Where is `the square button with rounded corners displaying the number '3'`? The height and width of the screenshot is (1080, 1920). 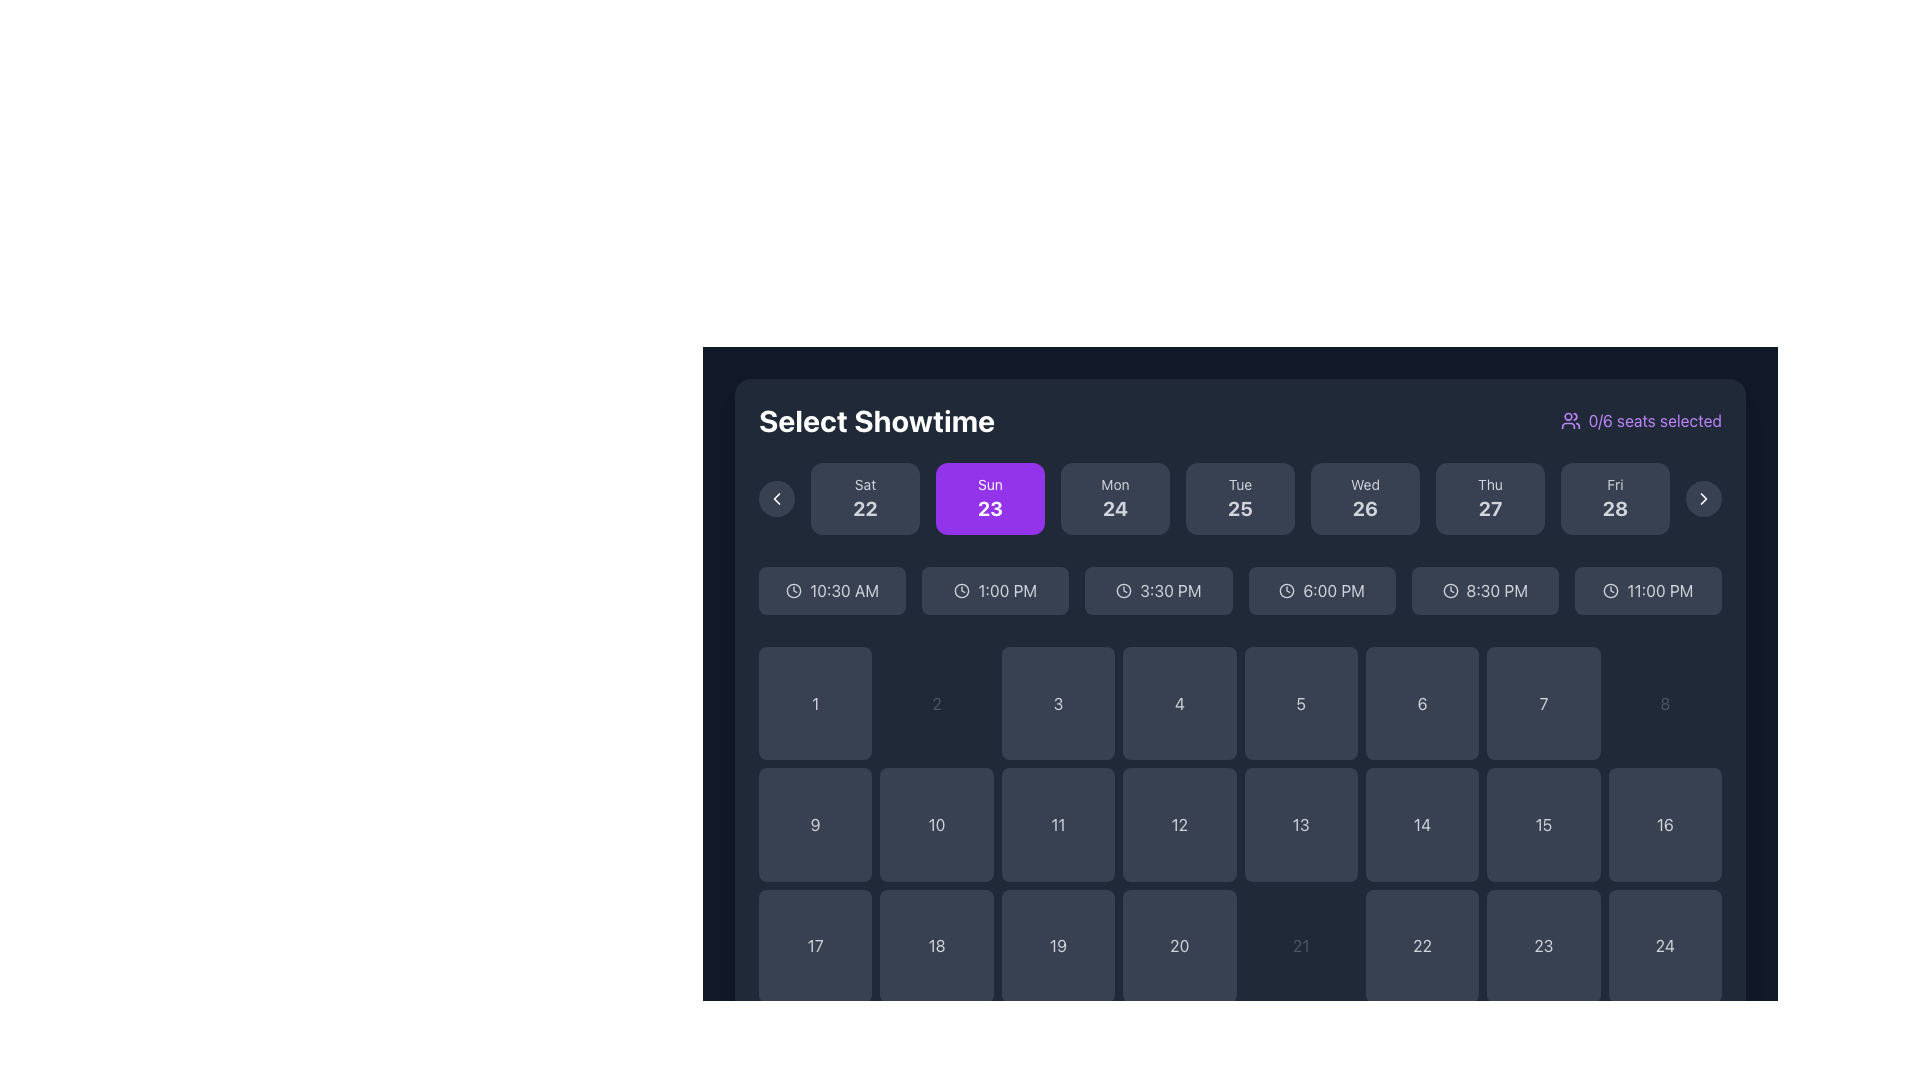
the square button with rounded corners displaying the number '3' is located at coordinates (1057, 702).